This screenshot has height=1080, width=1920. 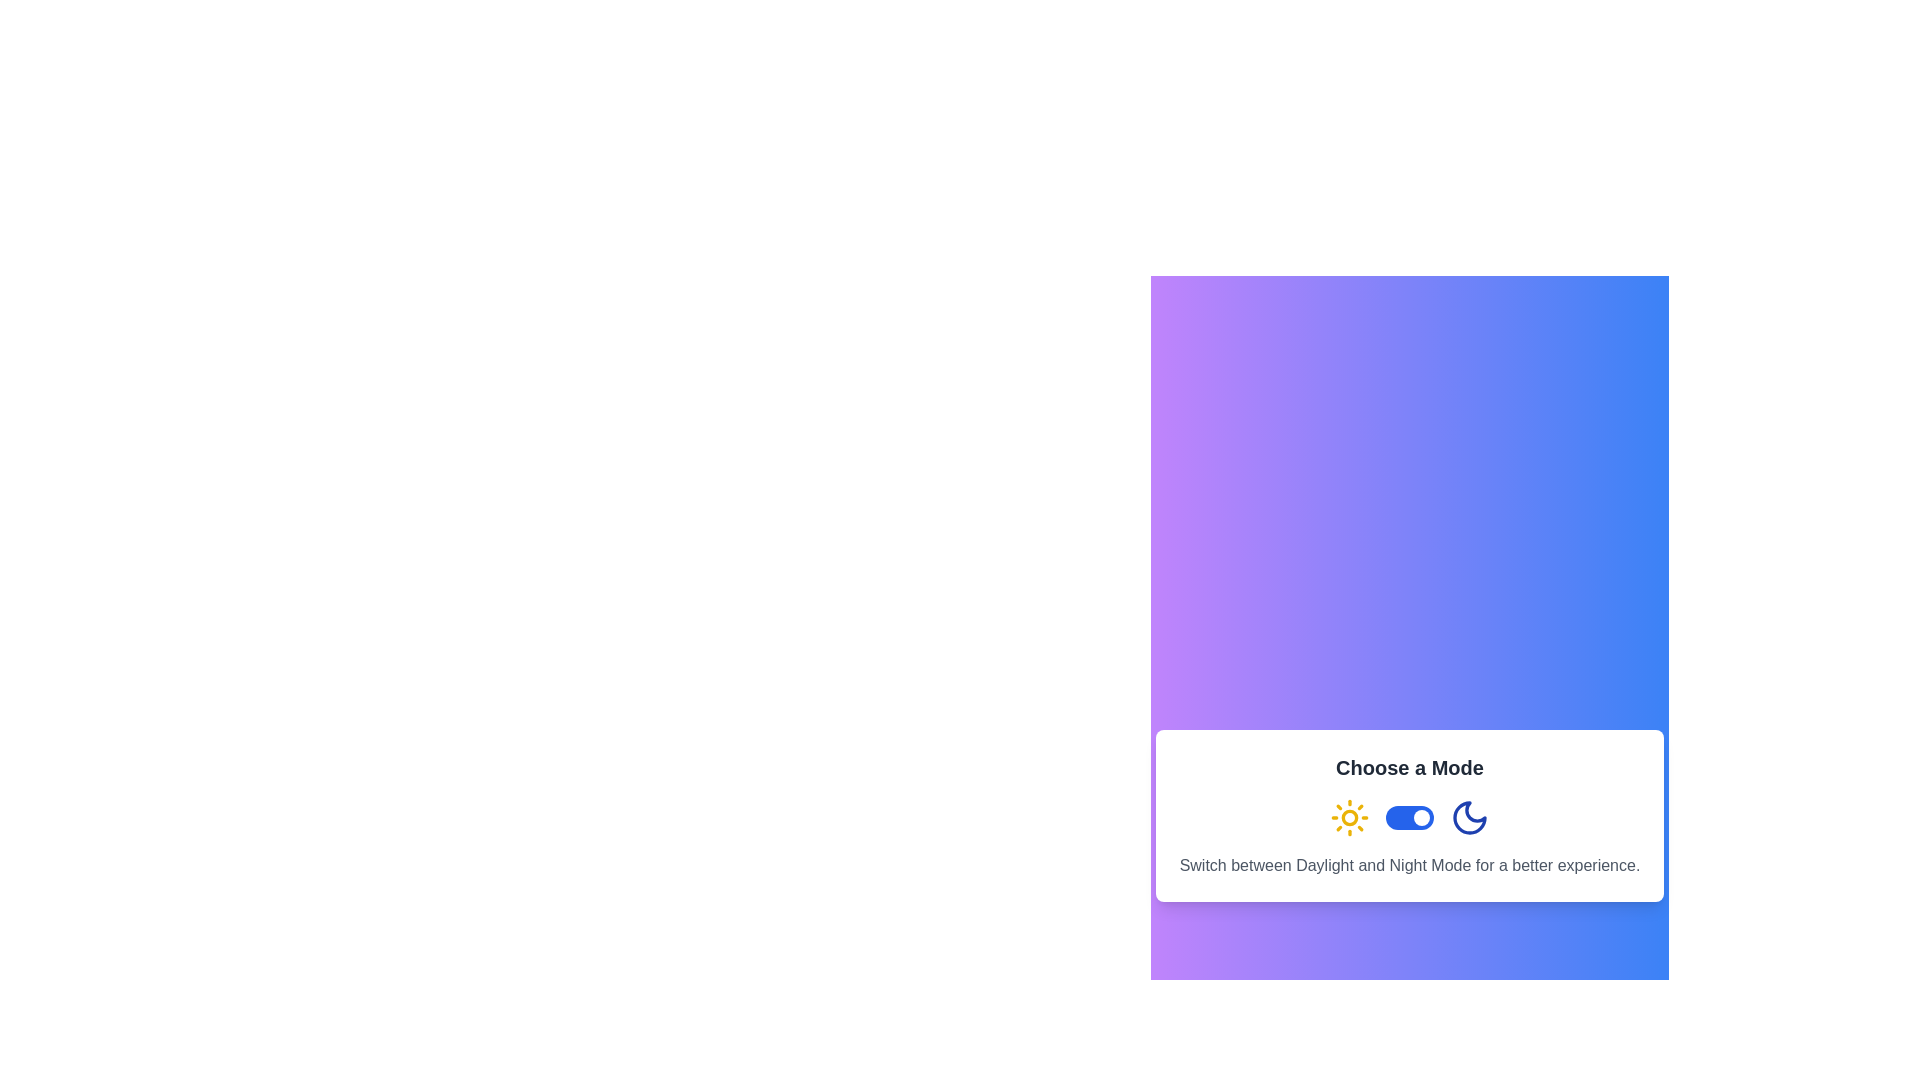 I want to click on the vibrant yellow sun icon representing daylight mode, located in the center-left position of a horizontally arranged group, below the heading 'Choose a Mode', so click(x=1349, y=817).